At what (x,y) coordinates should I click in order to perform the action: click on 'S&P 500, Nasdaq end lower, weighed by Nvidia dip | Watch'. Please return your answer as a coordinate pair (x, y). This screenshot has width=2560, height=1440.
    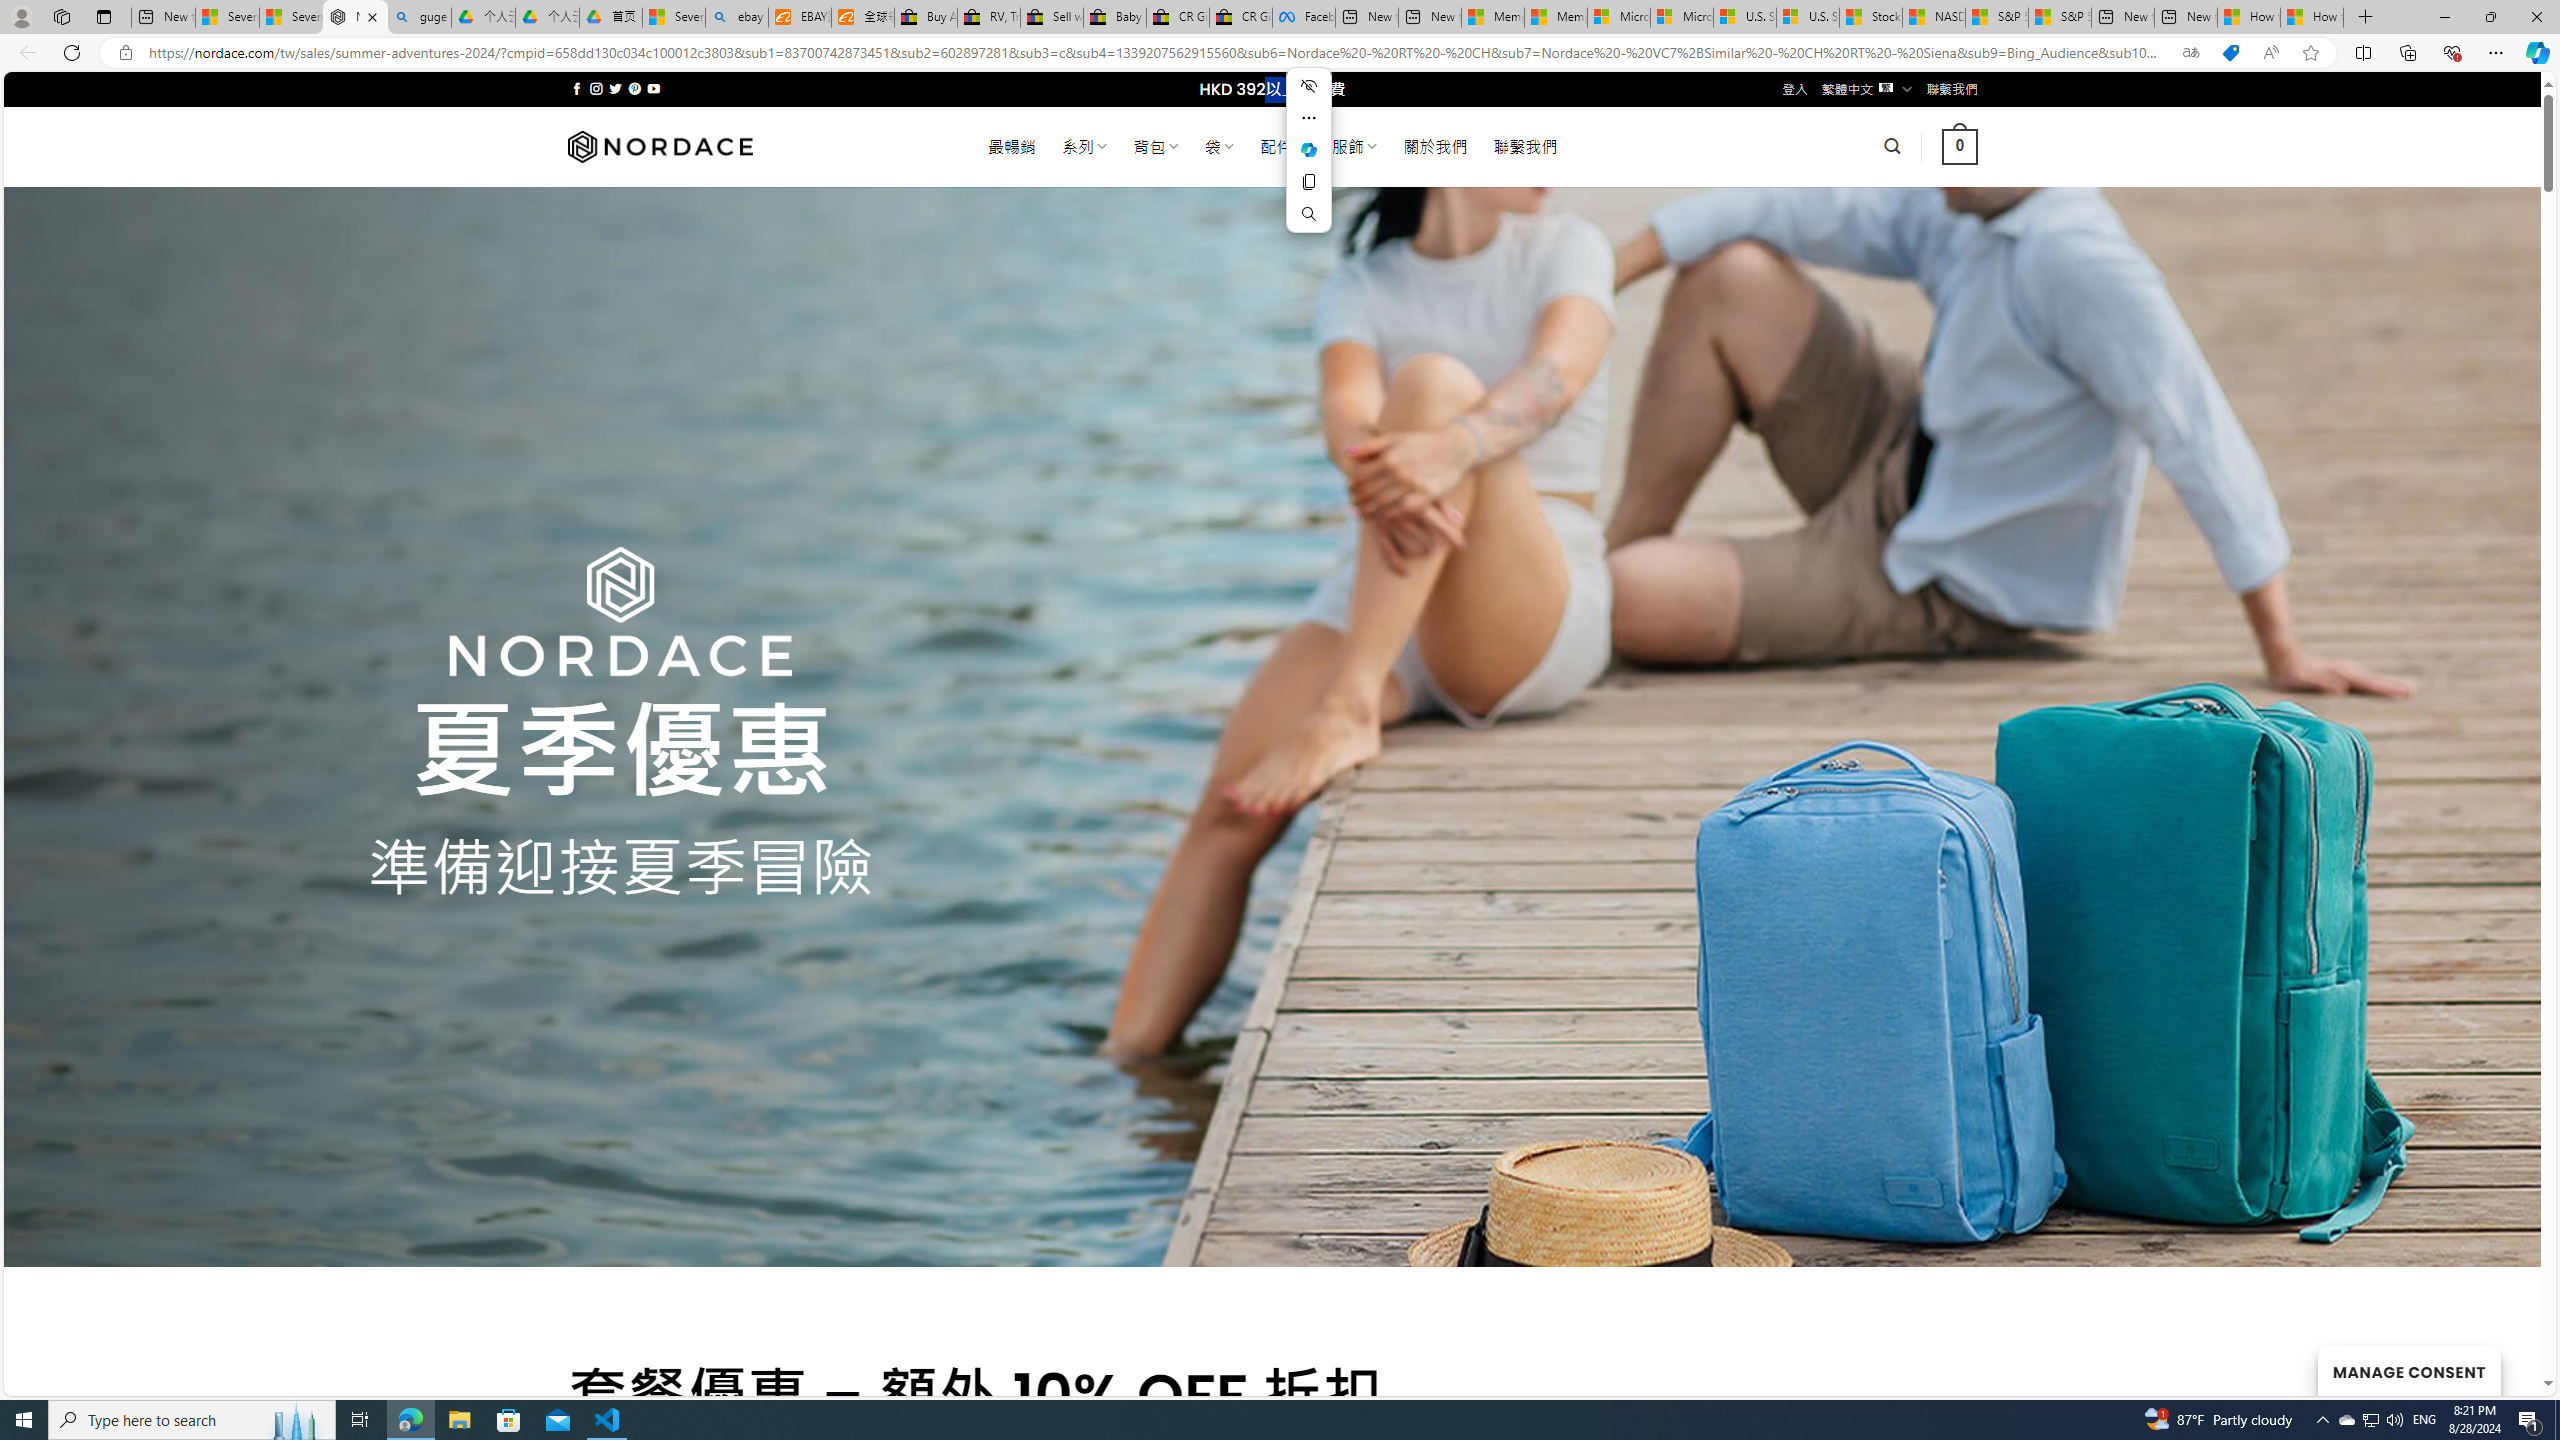
    Looking at the image, I should click on (2058, 16).